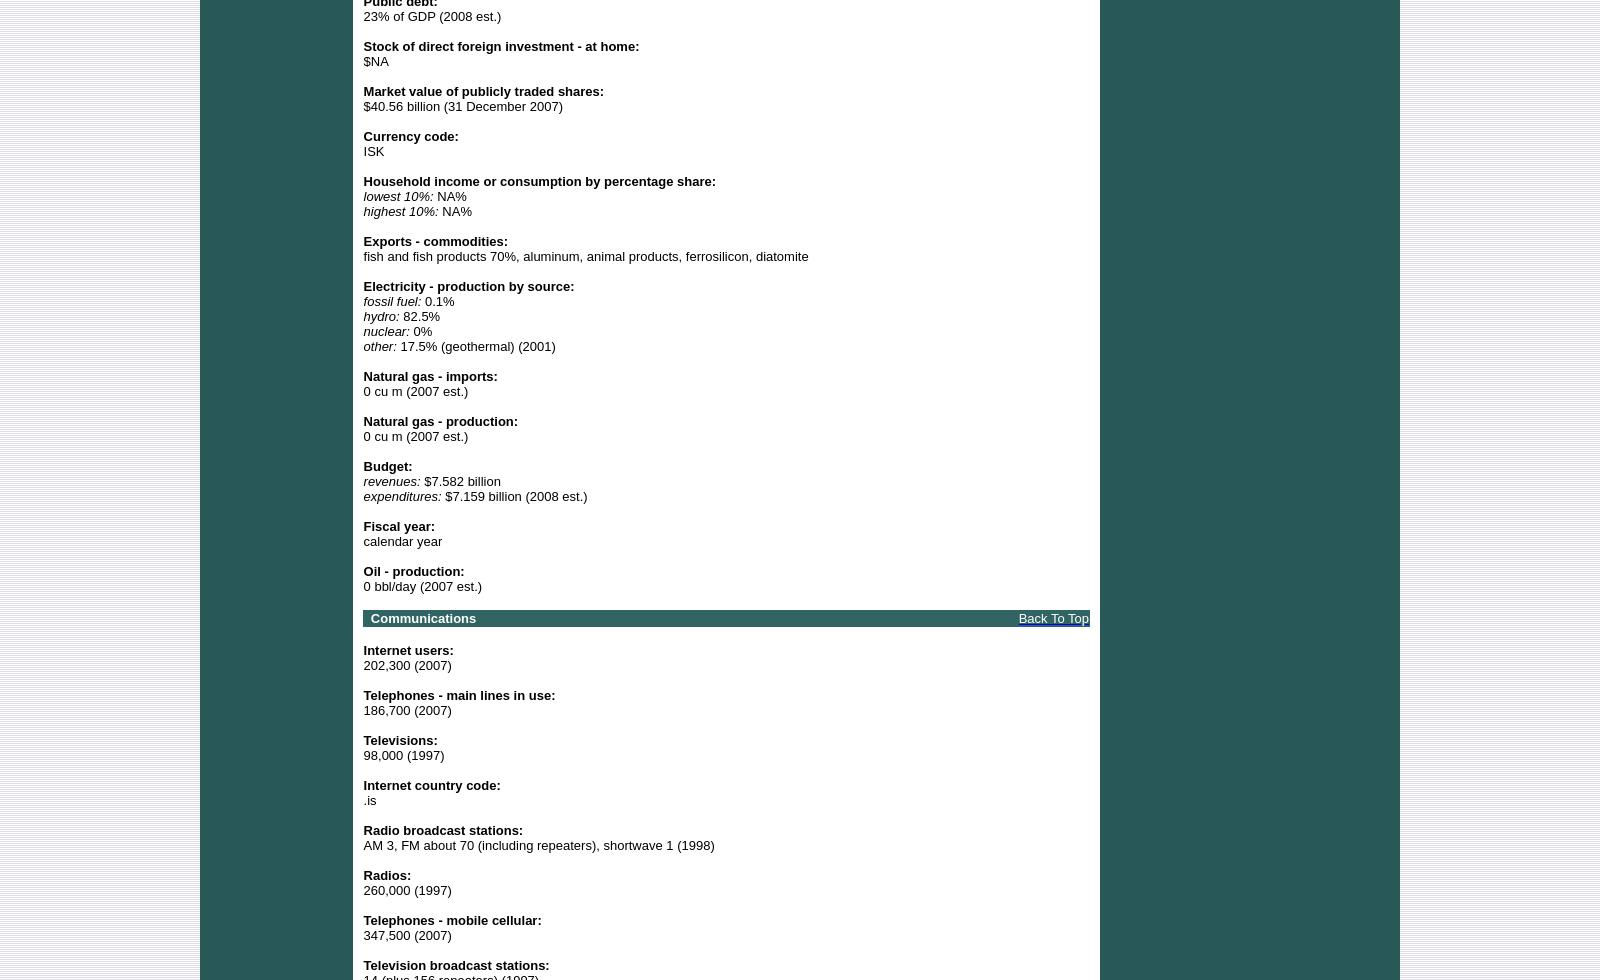 Image resolution: width=1600 pixels, height=980 pixels. What do you see at coordinates (375, 60) in the screenshot?
I see `'$NA'` at bounding box center [375, 60].